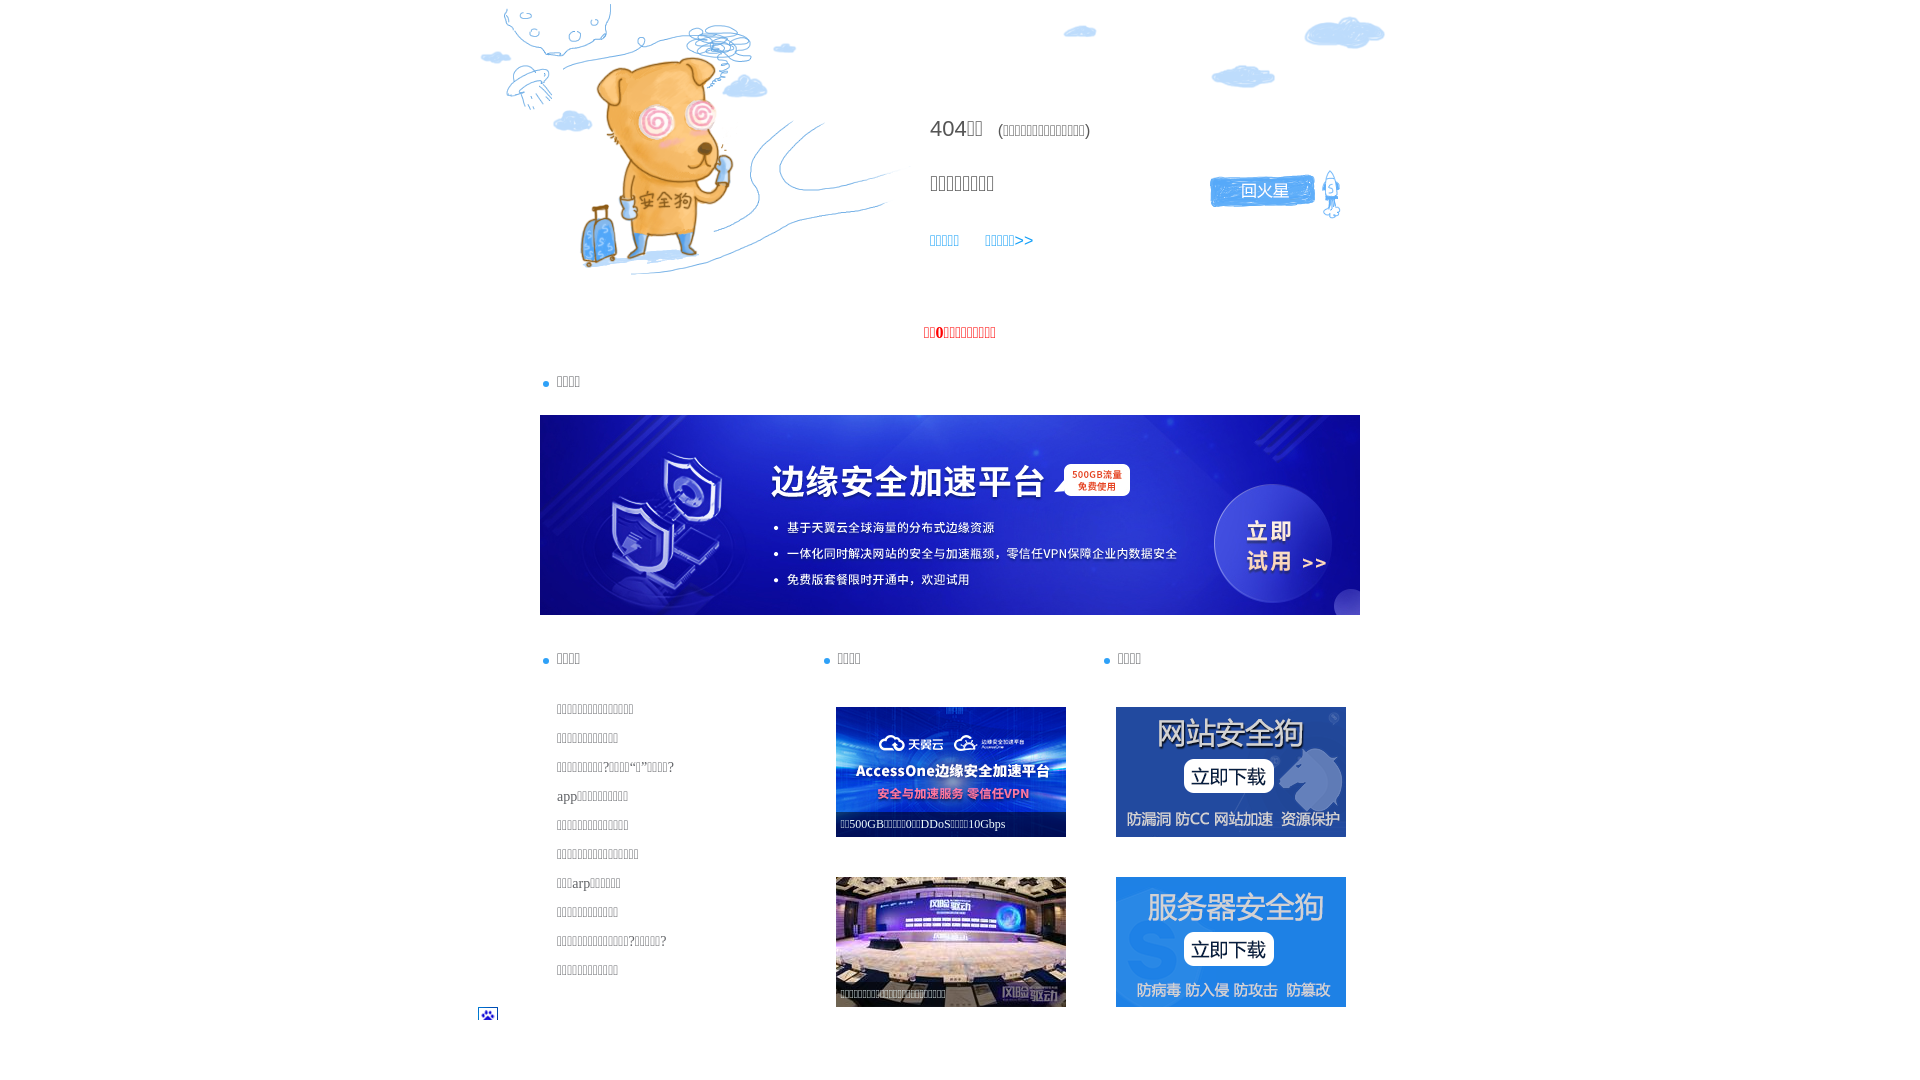  What do you see at coordinates (947, 128) in the screenshot?
I see `'404'` at bounding box center [947, 128].